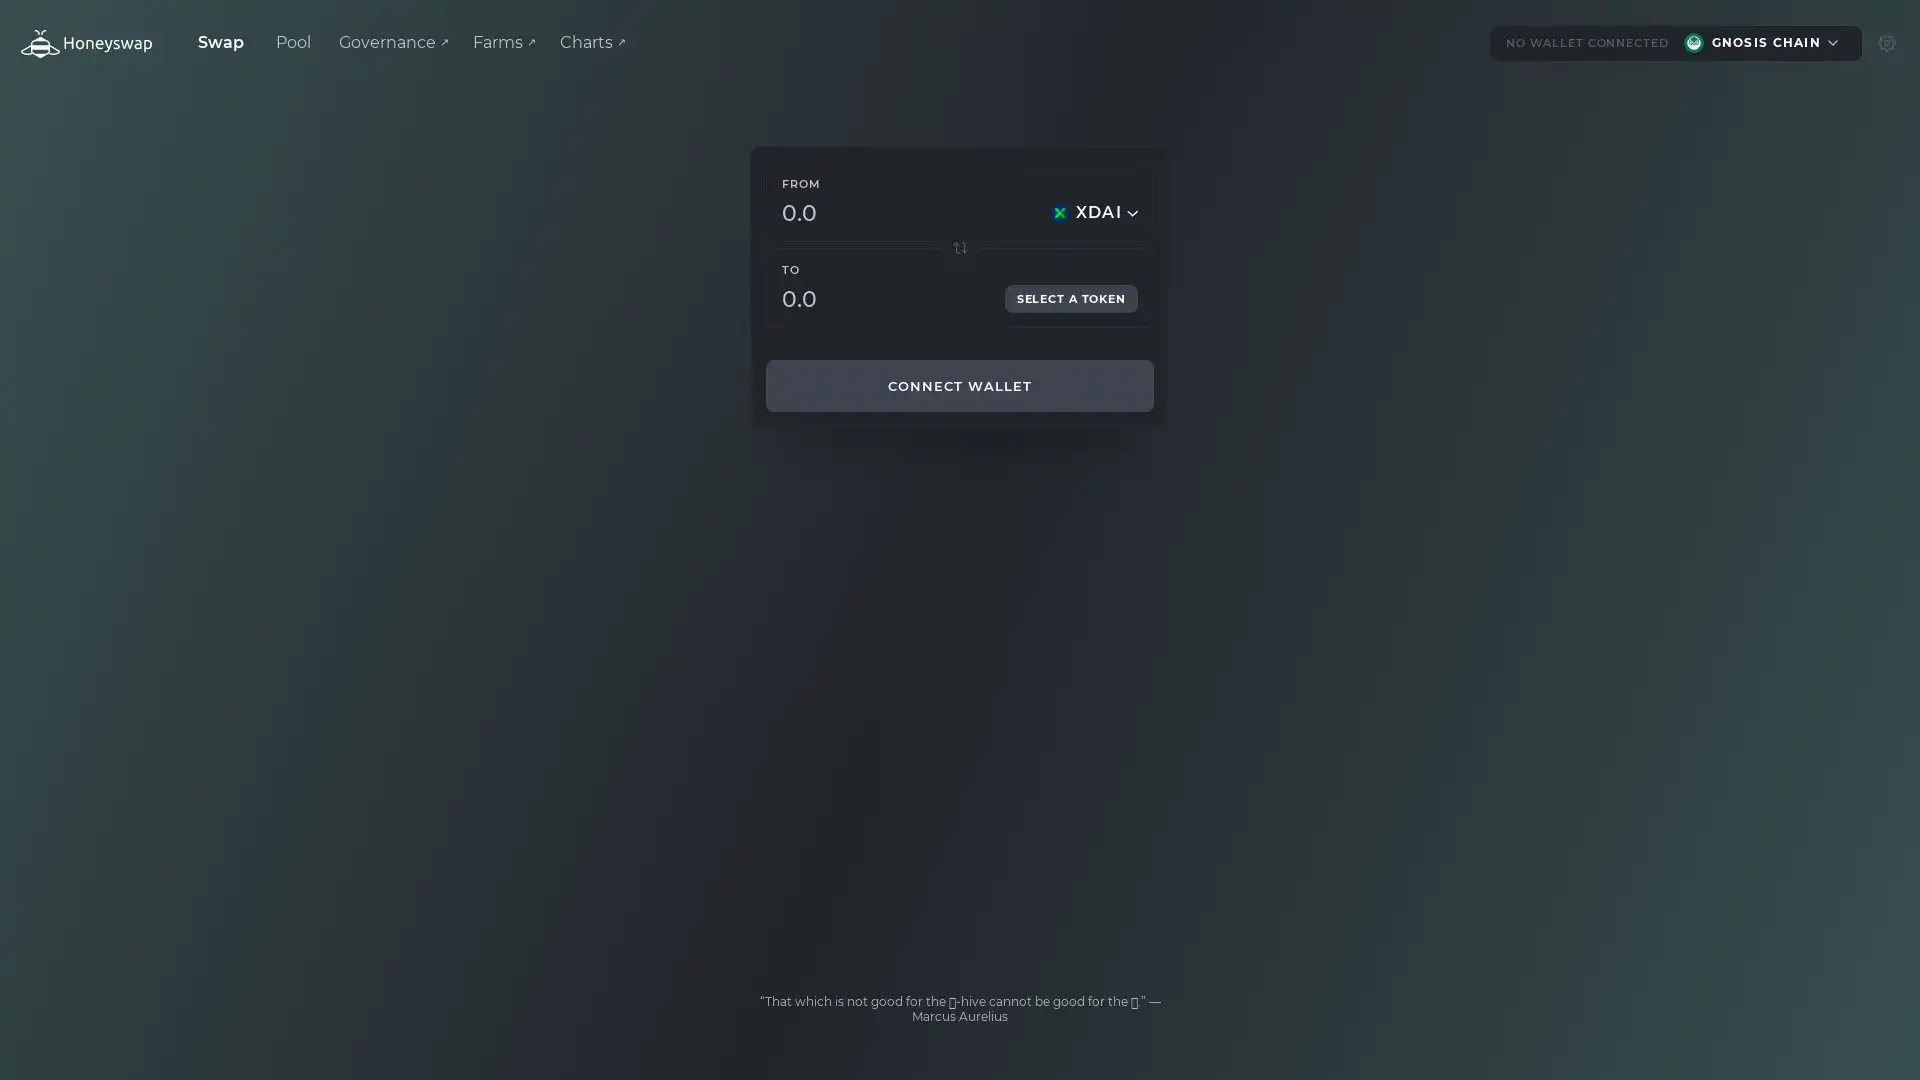 Image resolution: width=1920 pixels, height=1080 pixels. What do you see at coordinates (1763, 42) in the screenshot?
I see `GNOSIS CHAIN` at bounding box center [1763, 42].